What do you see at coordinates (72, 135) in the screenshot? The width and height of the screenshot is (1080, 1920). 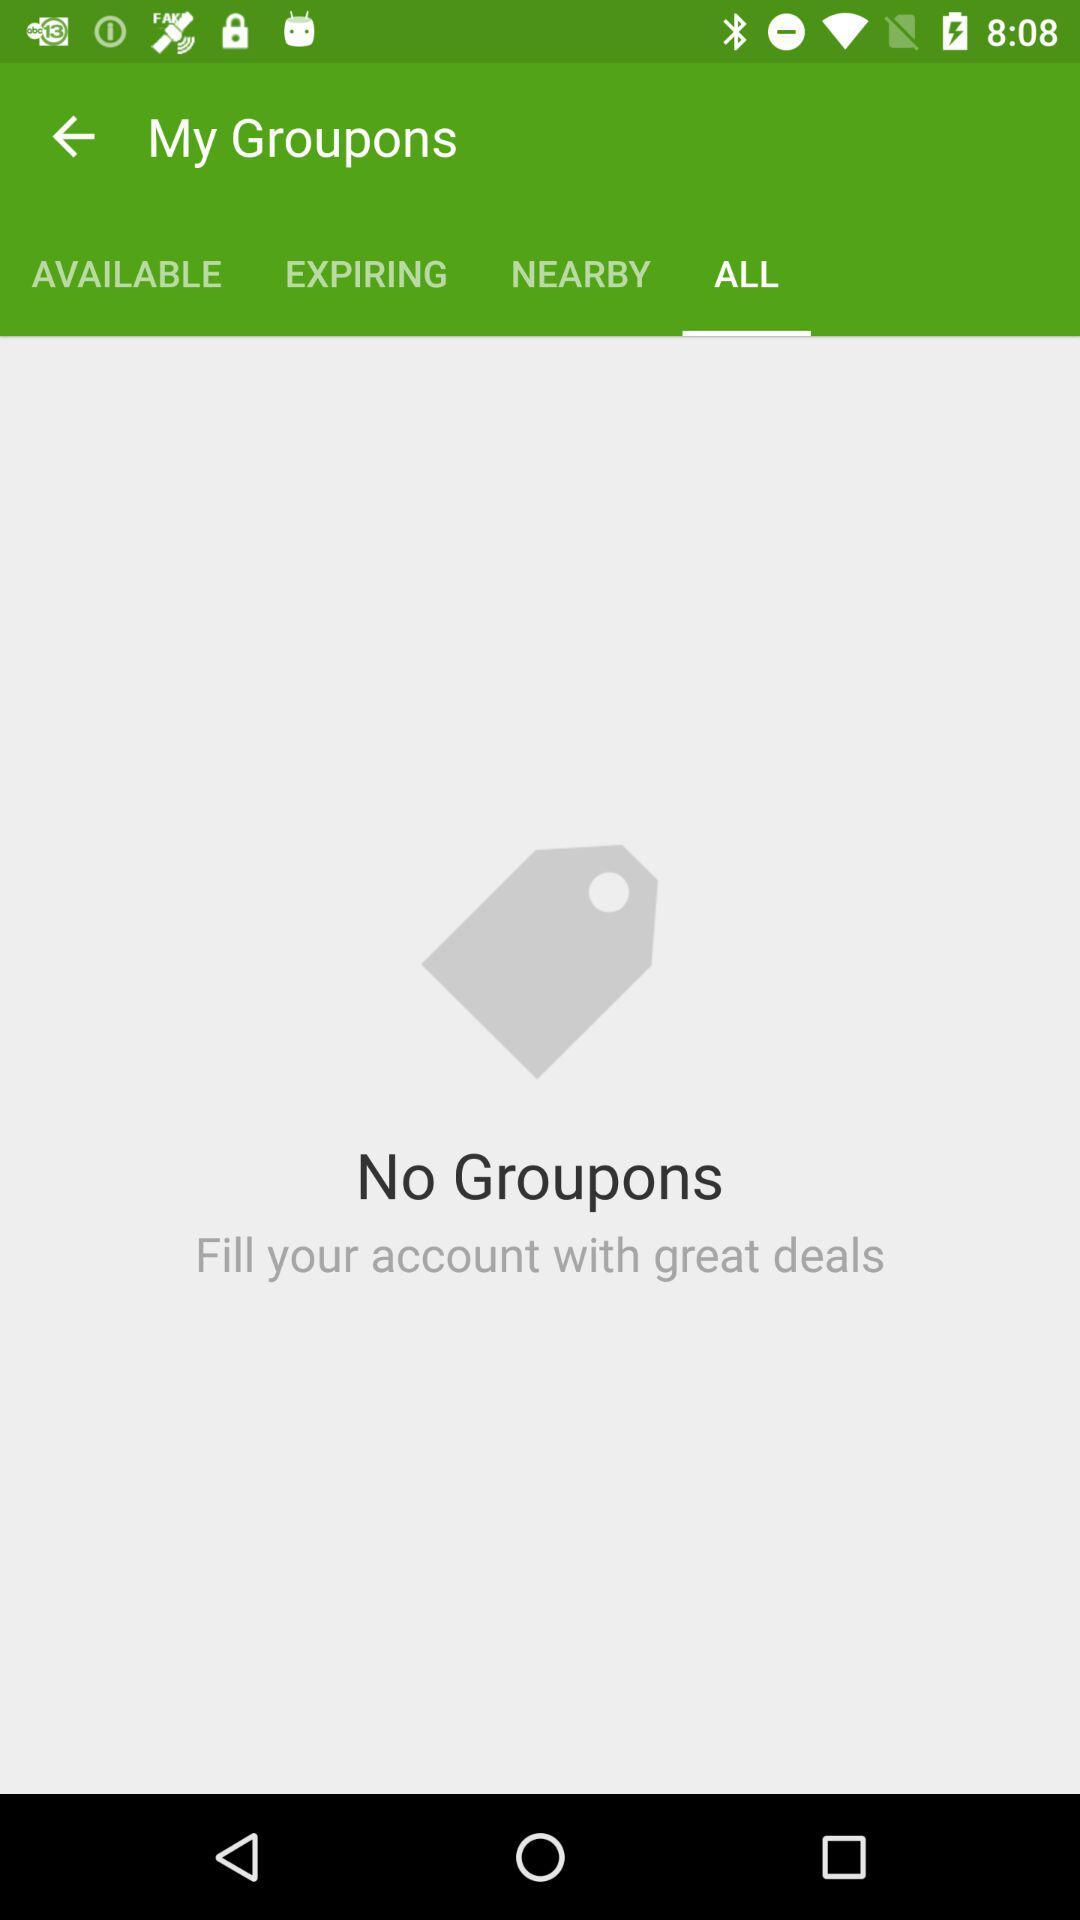 I see `the item above the available` at bounding box center [72, 135].